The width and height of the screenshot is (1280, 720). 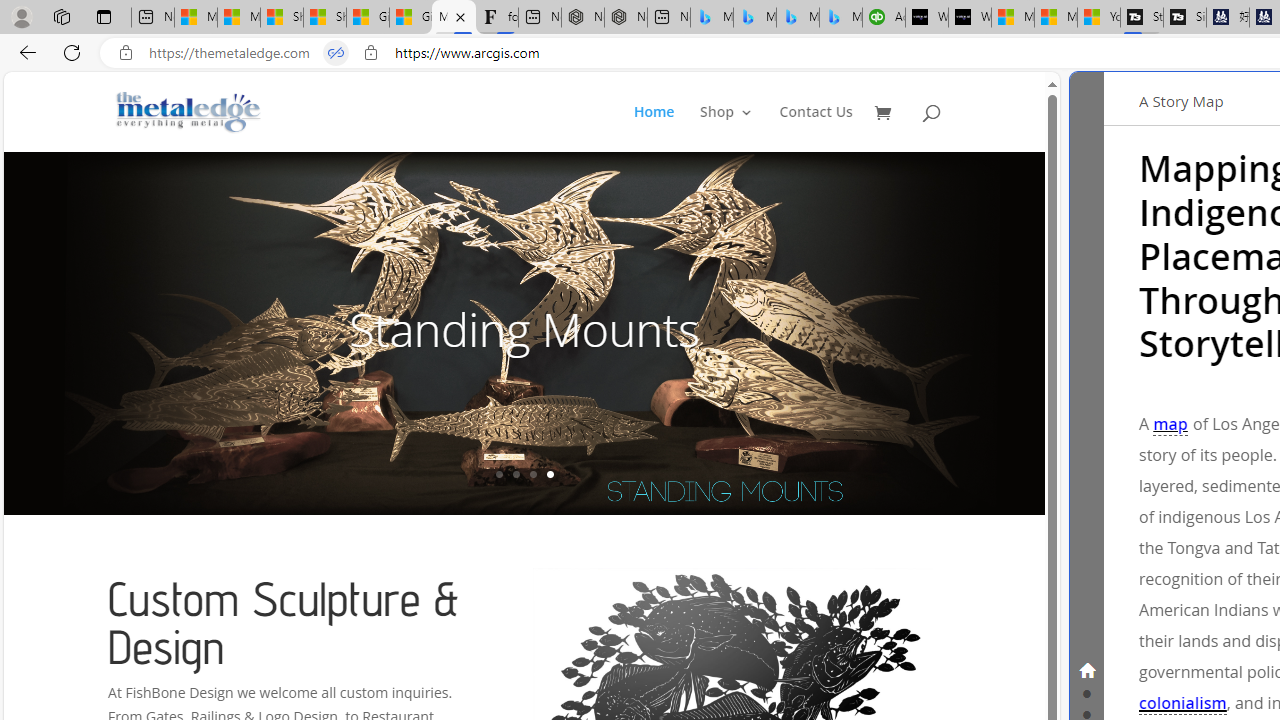 What do you see at coordinates (1170, 424) in the screenshot?
I see `'map'` at bounding box center [1170, 424].